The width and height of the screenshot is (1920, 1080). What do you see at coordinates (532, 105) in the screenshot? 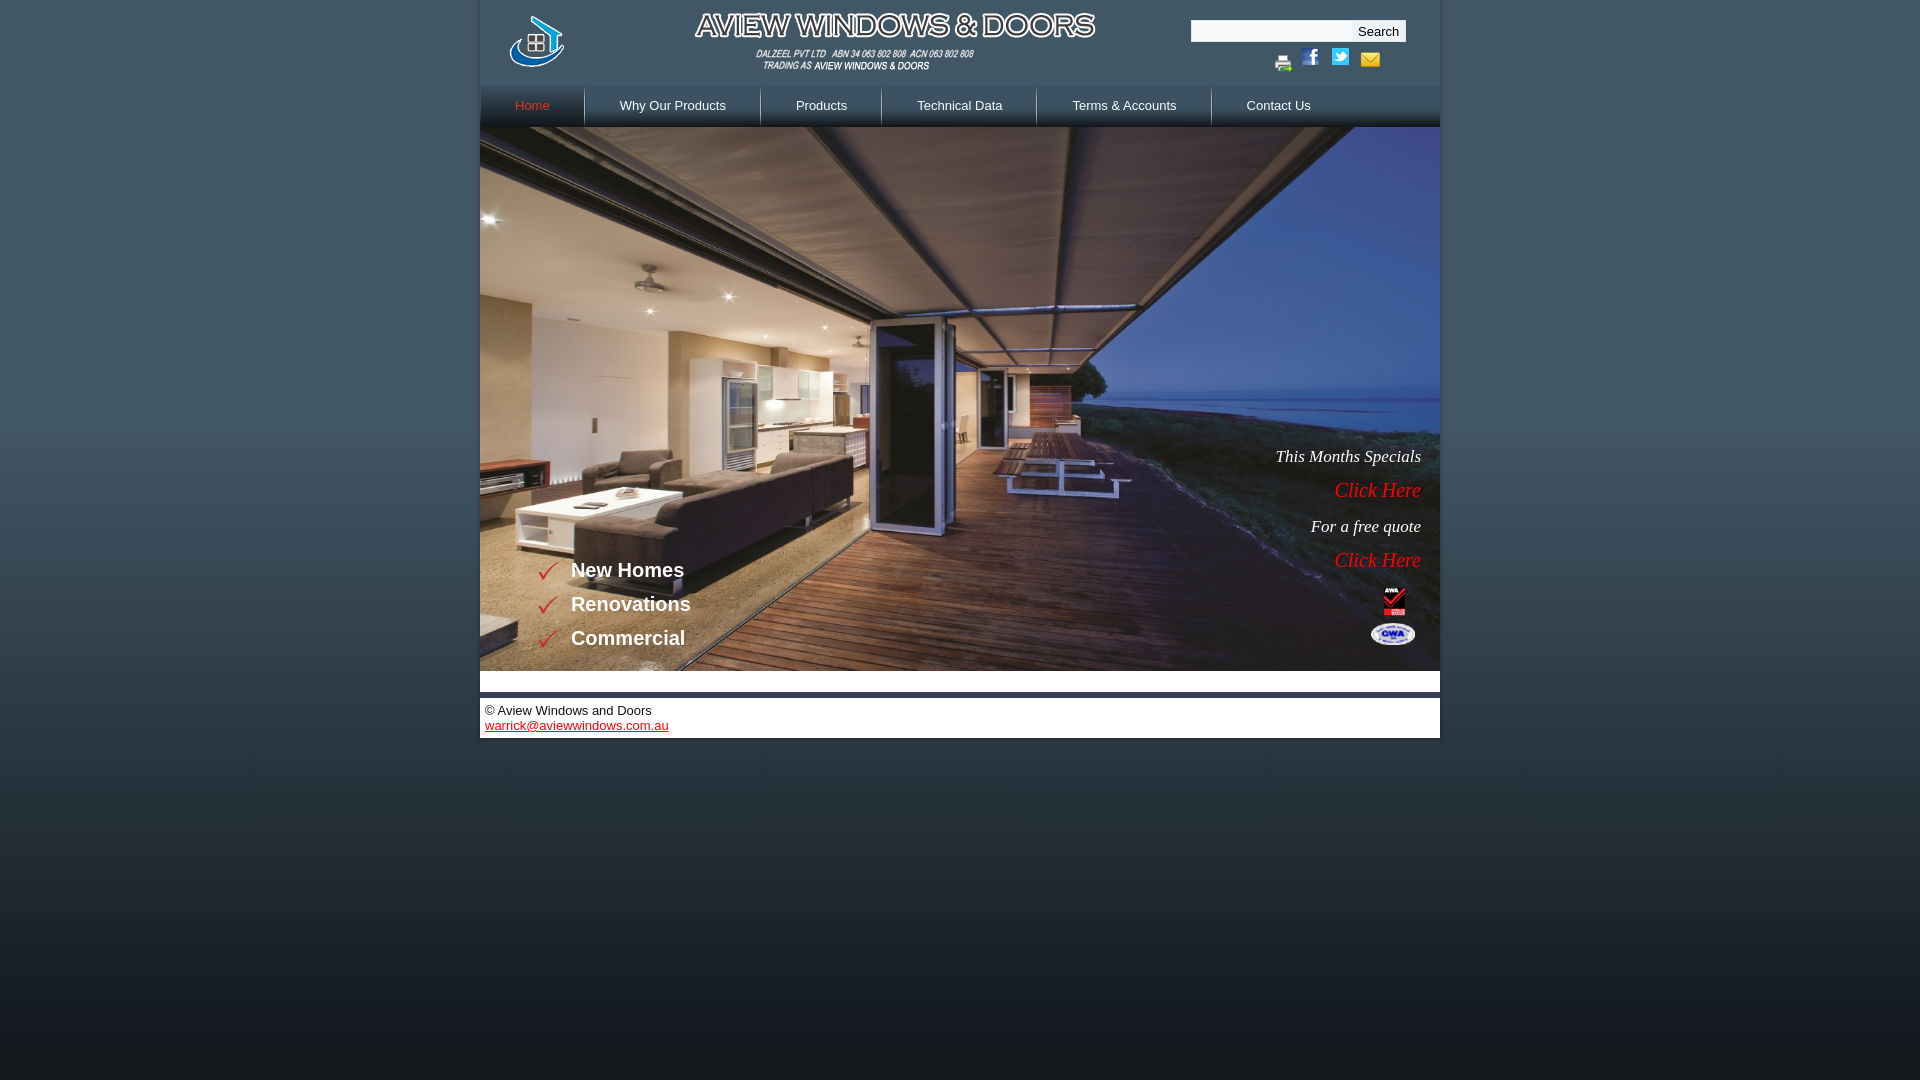
I see `'Home'` at bounding box center [532, 105].